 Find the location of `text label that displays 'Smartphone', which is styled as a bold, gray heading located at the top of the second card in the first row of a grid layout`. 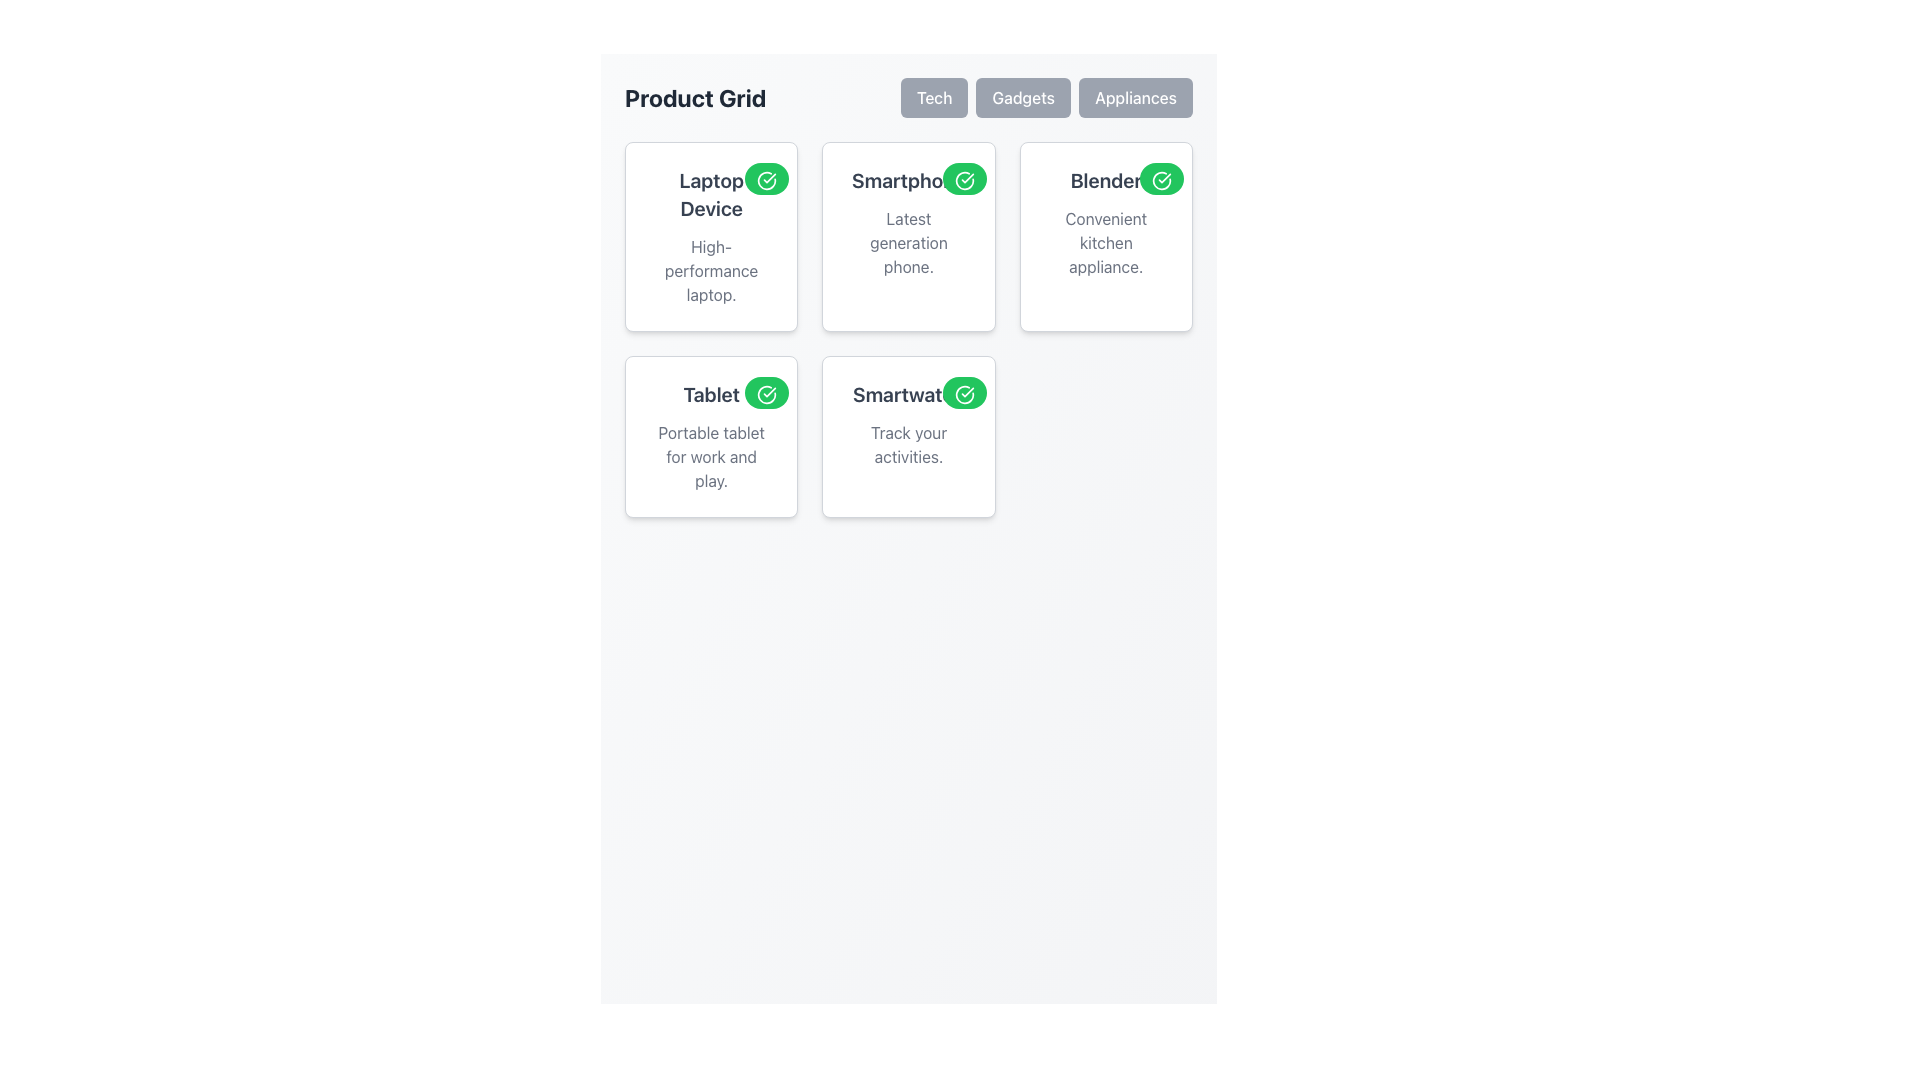

text label that displays 'Smartphone', which is styled as a bold, gray heading located at the top of the second card in the first row of a grid layout is located at coordinates (907, 181).